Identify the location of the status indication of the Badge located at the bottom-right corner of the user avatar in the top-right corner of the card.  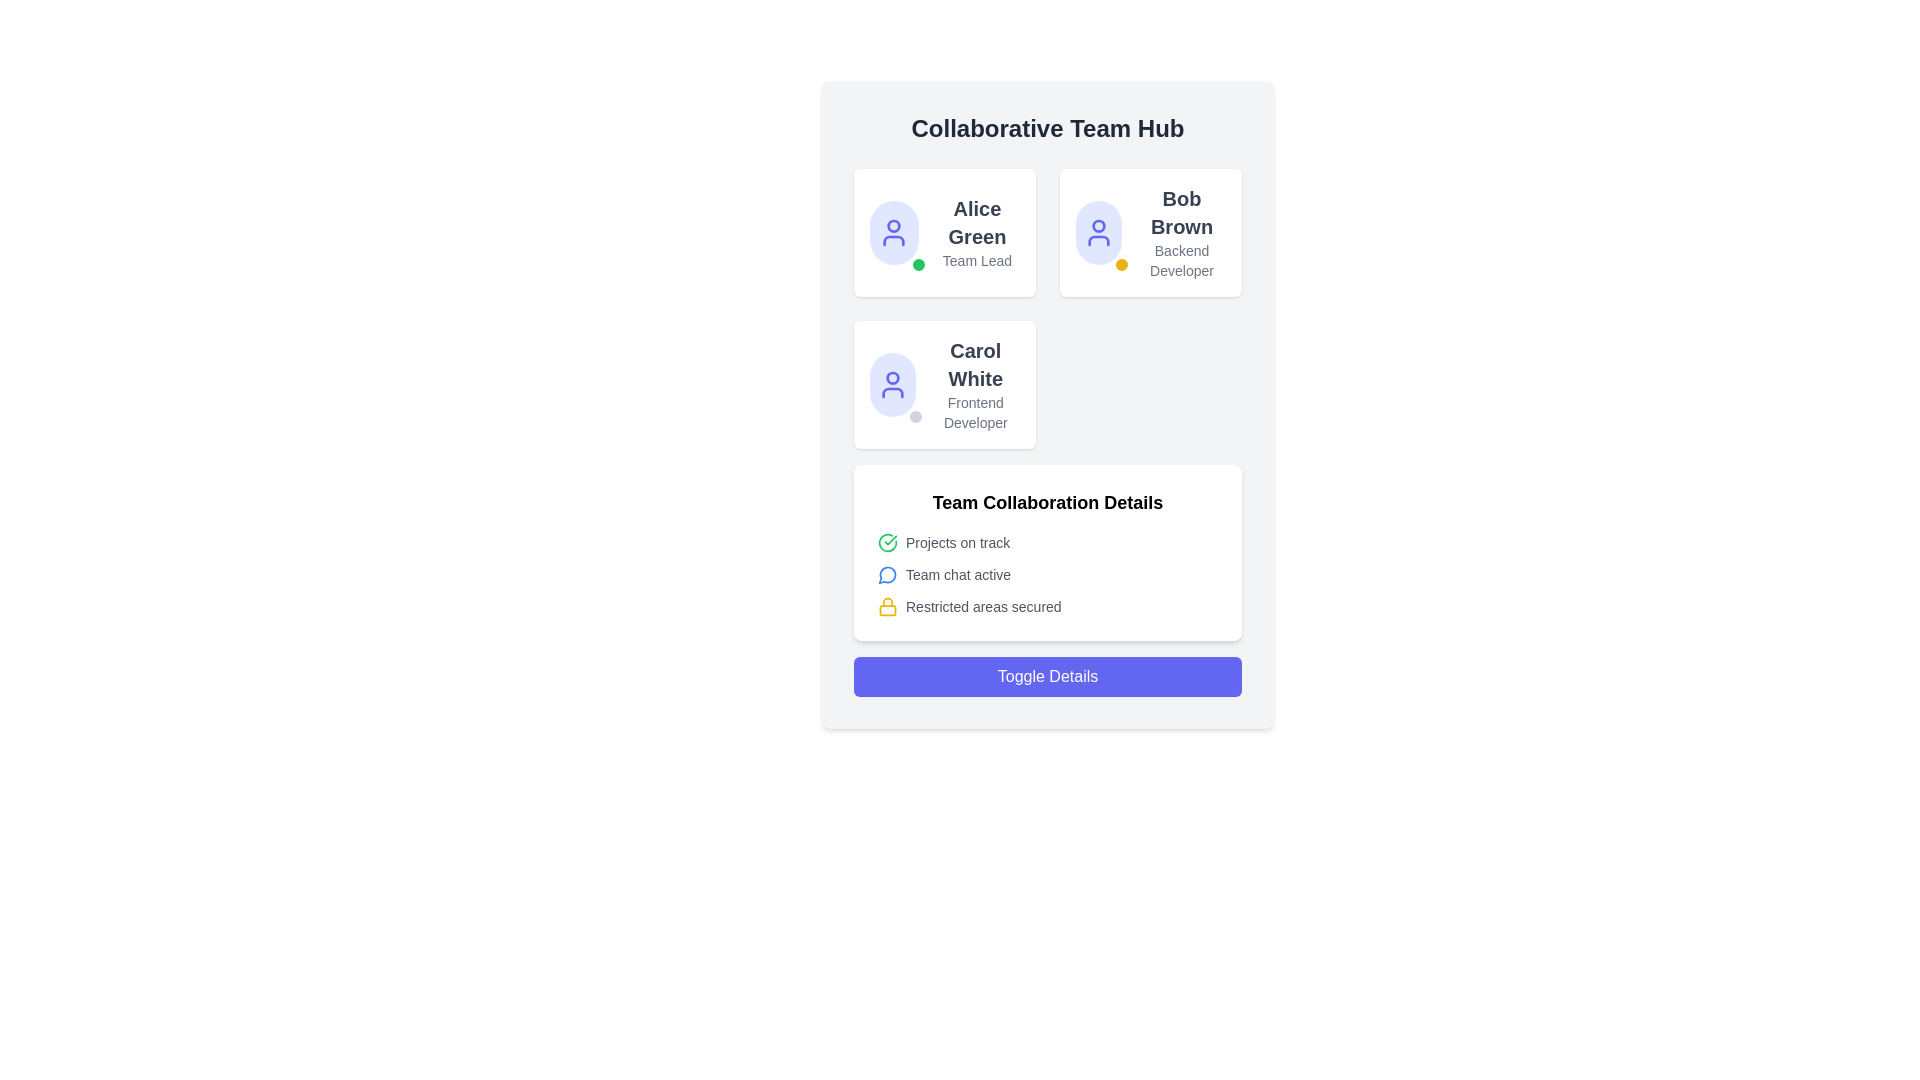
(1122, 264).